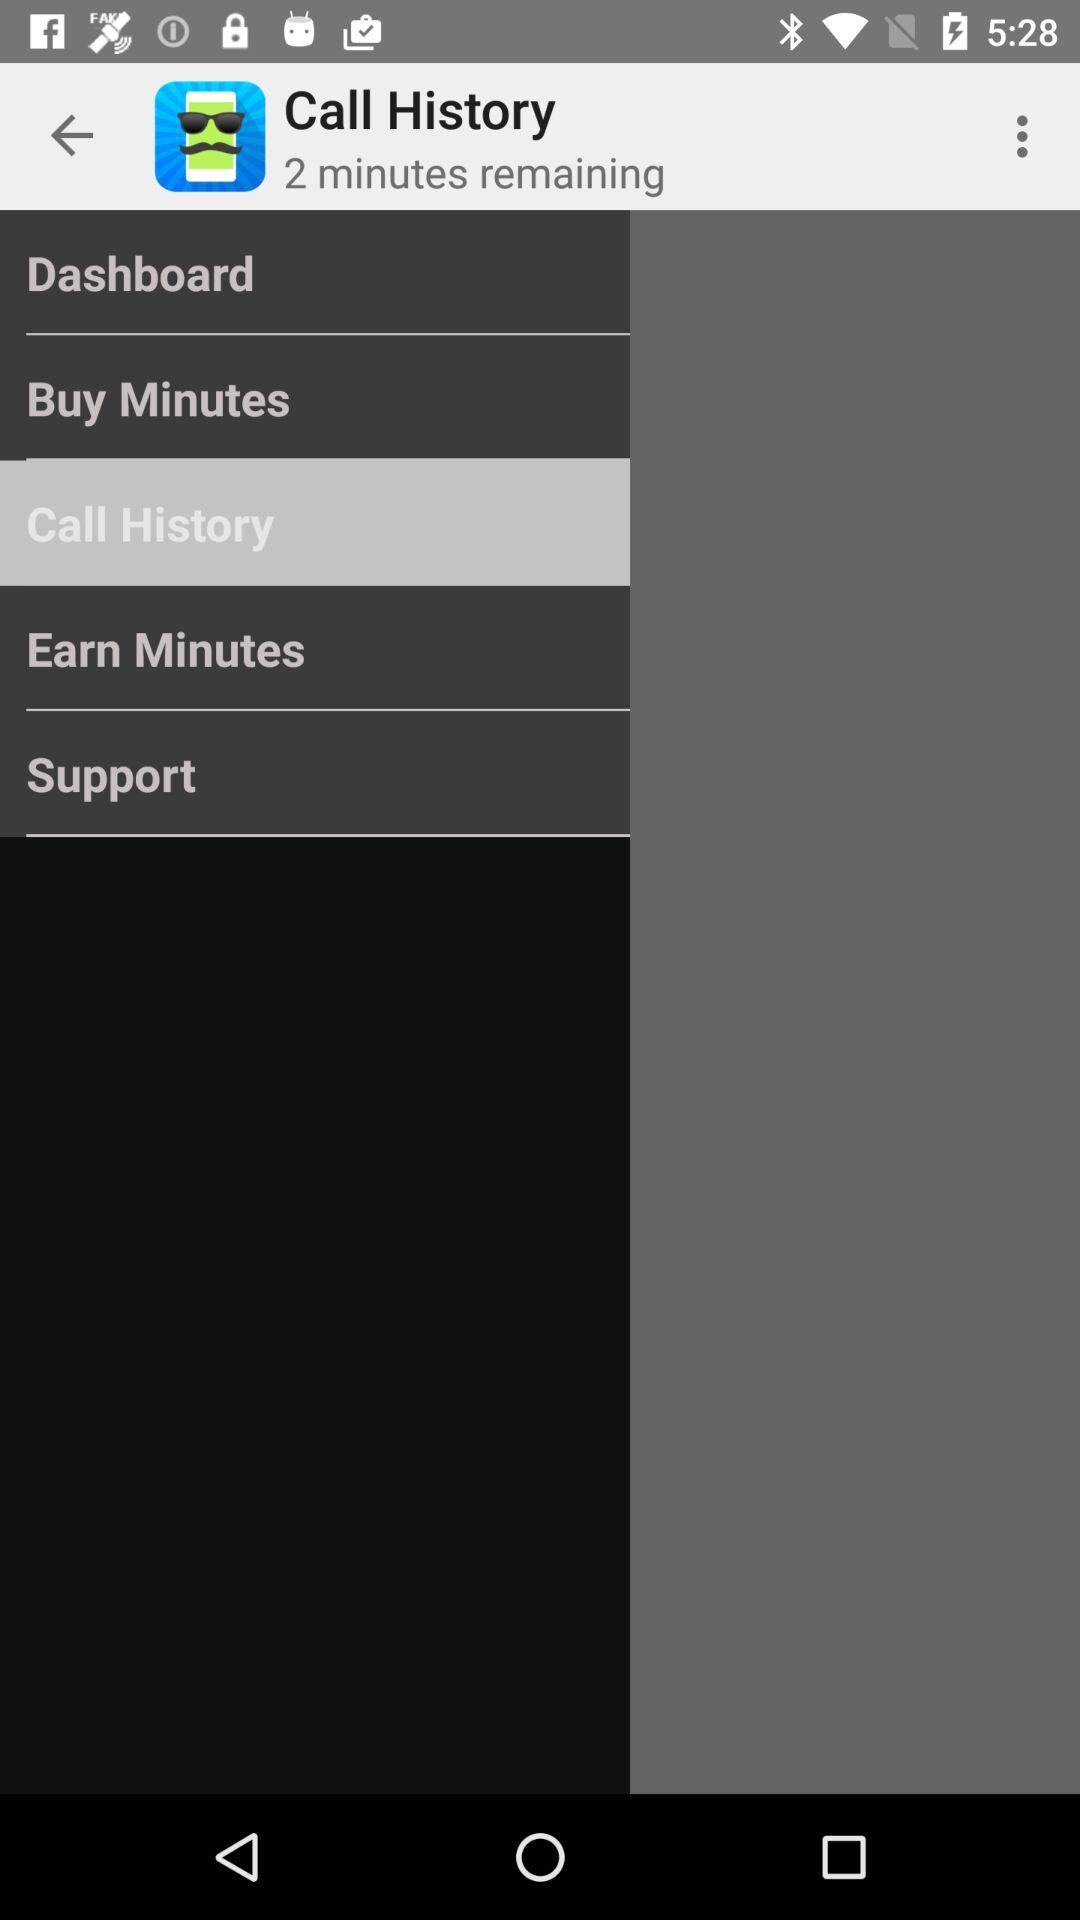 Image resolution: width=1080 pixels, height=1920 pixels. What do you see at coordinates (315, 272) in the screenshot?
I see `item above the buy minutes` at bounding box center [315, 272].